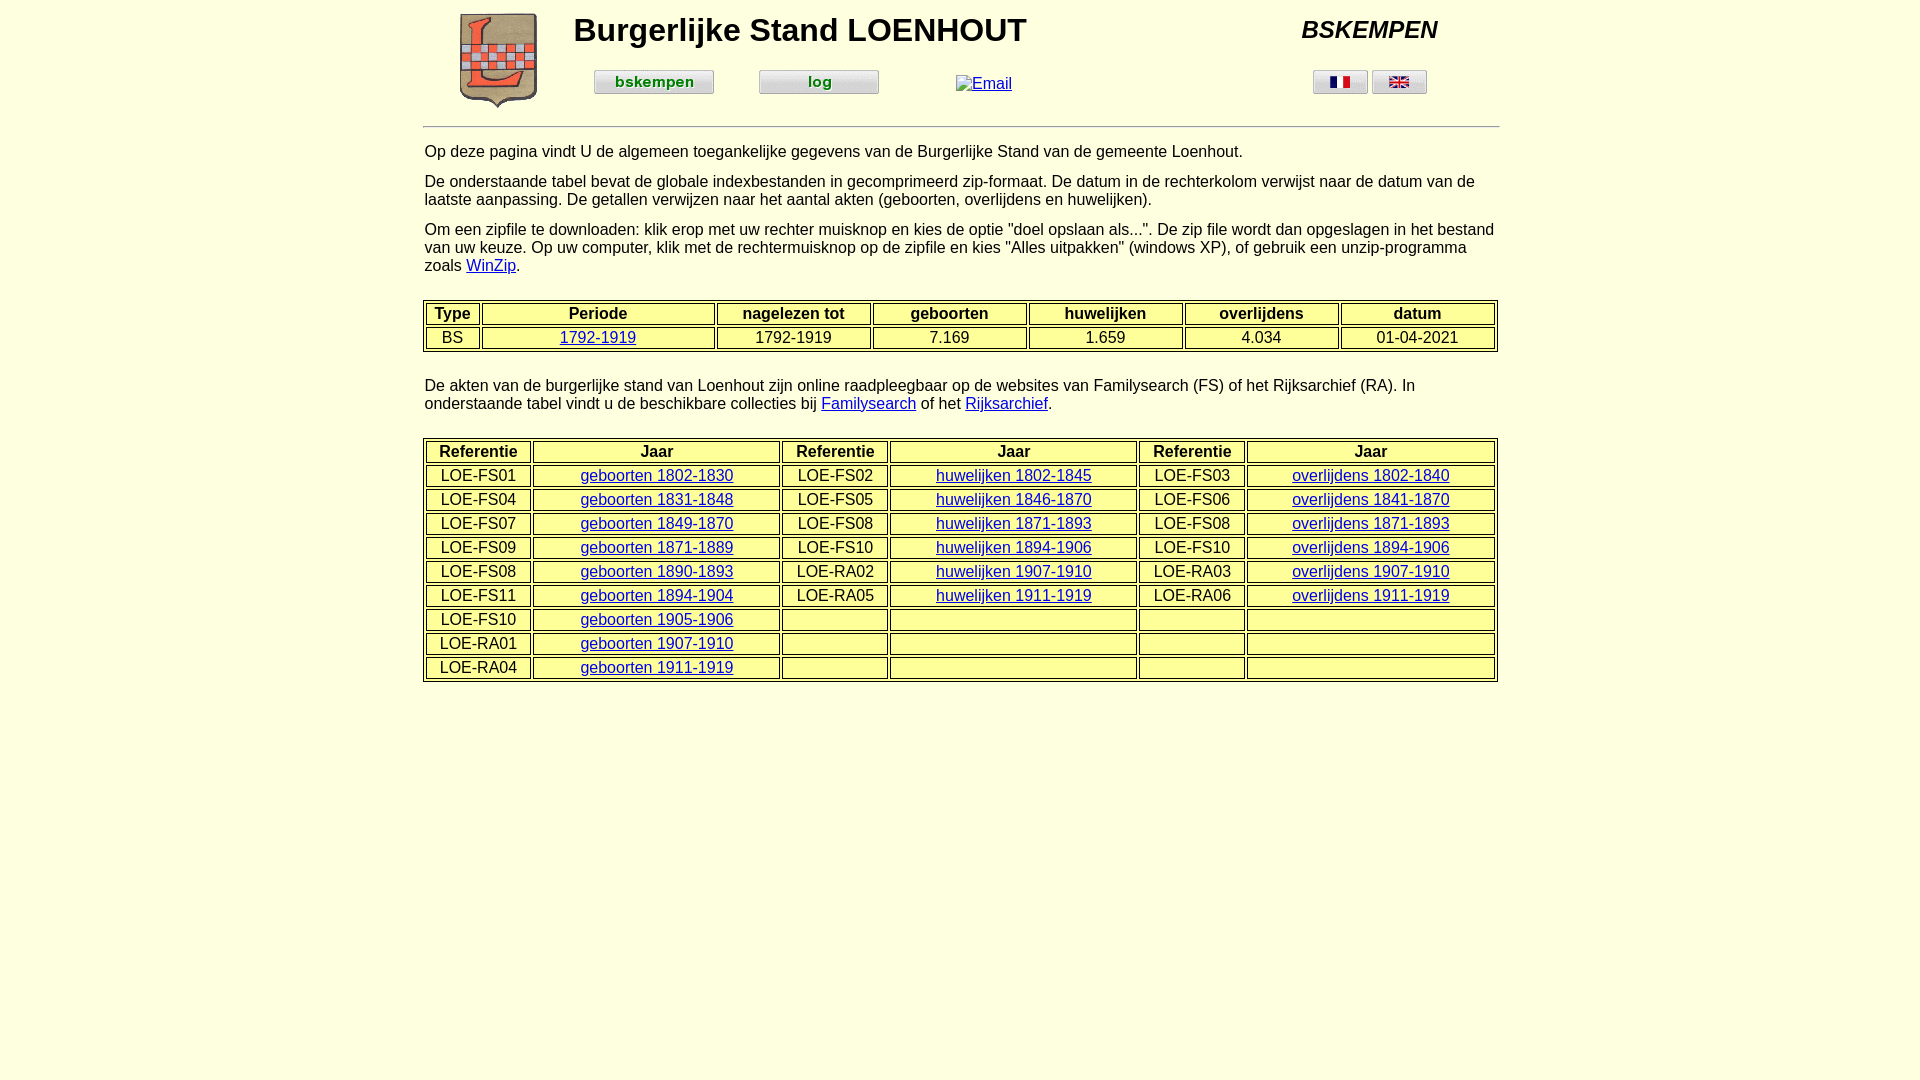 This screenshot has height=1080, width=1920. Describe the element at coordinates (1369, 498) in the screenshot. I see `'overlijdens 1841-1870'` at that location.